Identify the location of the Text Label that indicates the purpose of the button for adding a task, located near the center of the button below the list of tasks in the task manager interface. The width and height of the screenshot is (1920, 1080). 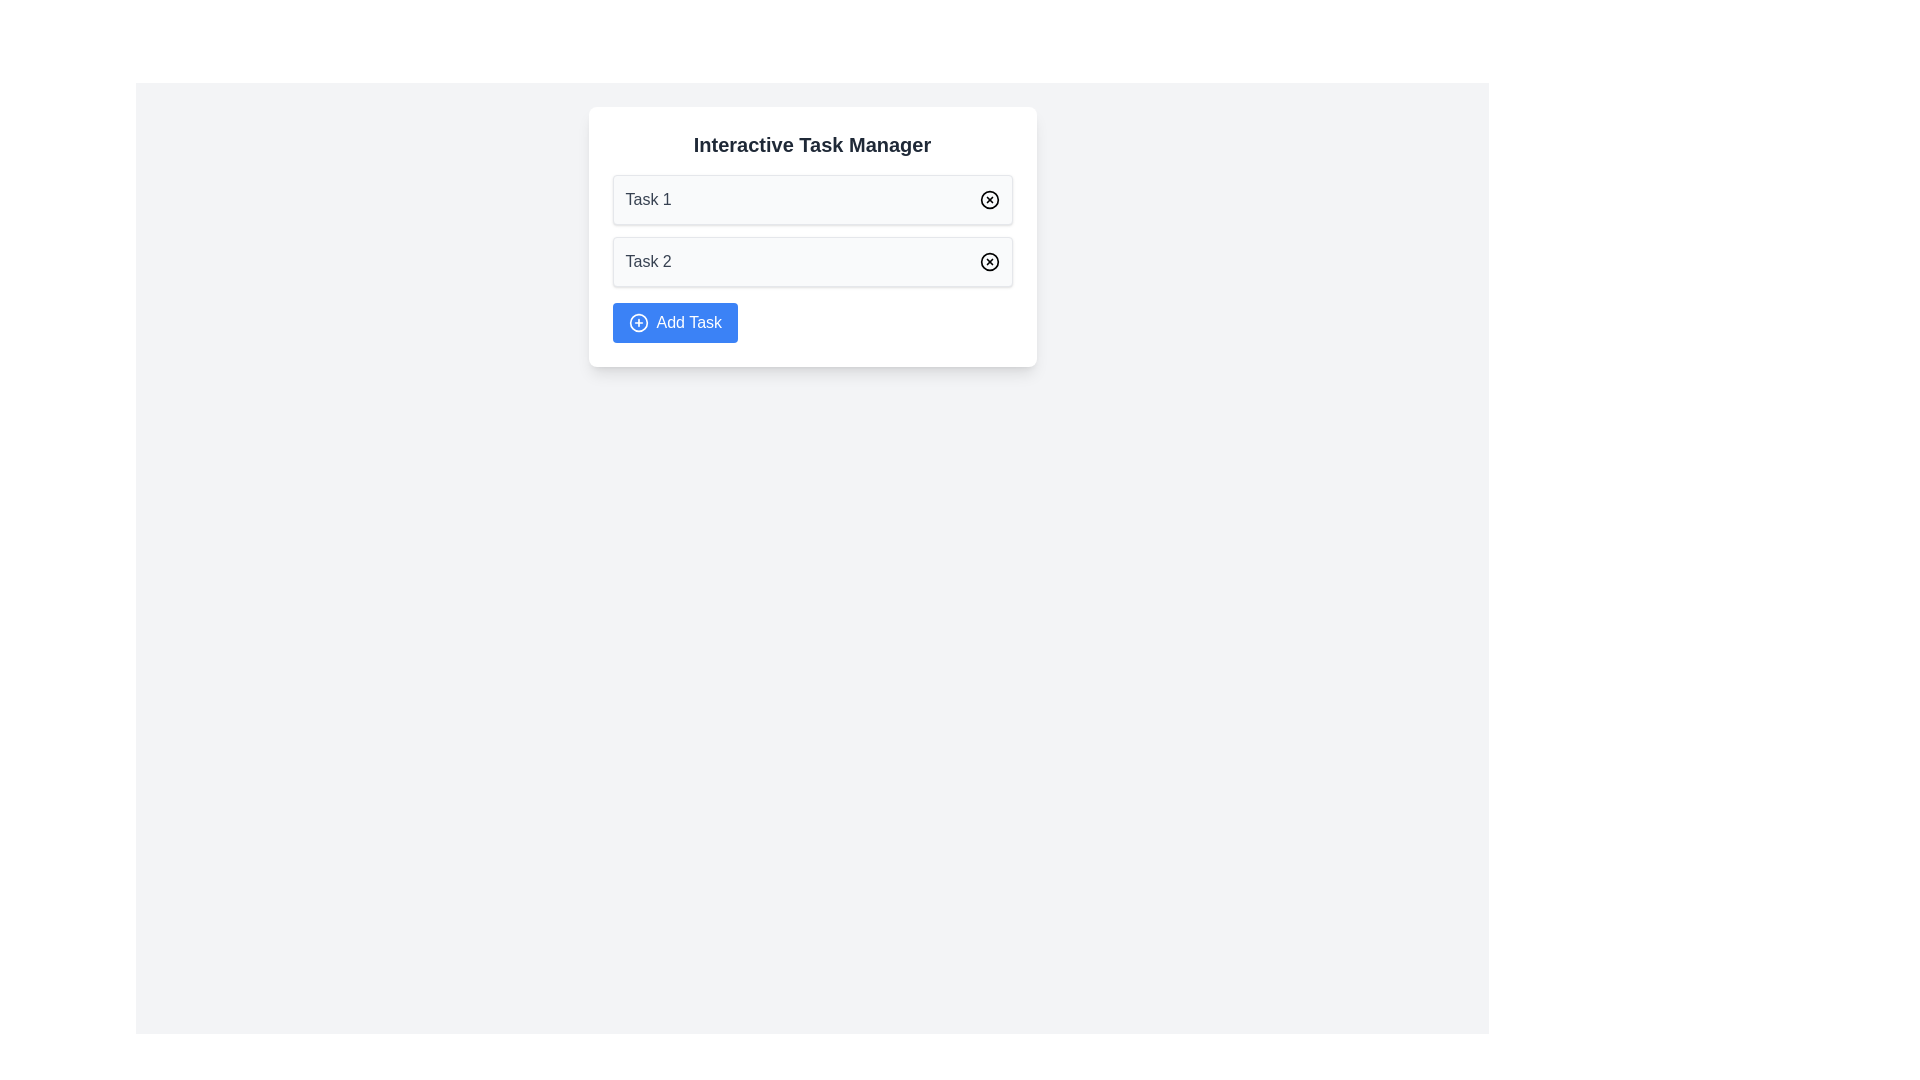
(689, 322).